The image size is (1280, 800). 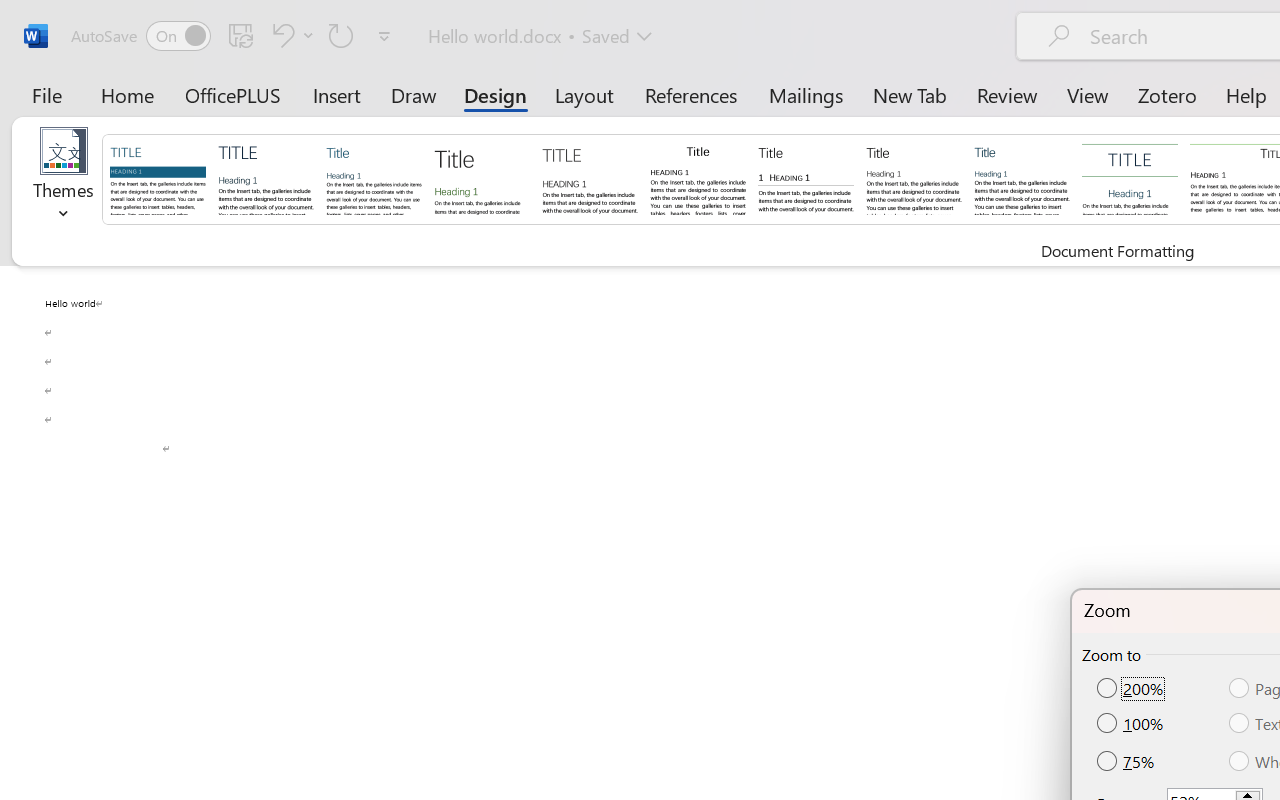 I want to click on 'Centered', so click(x=1130, y=177).